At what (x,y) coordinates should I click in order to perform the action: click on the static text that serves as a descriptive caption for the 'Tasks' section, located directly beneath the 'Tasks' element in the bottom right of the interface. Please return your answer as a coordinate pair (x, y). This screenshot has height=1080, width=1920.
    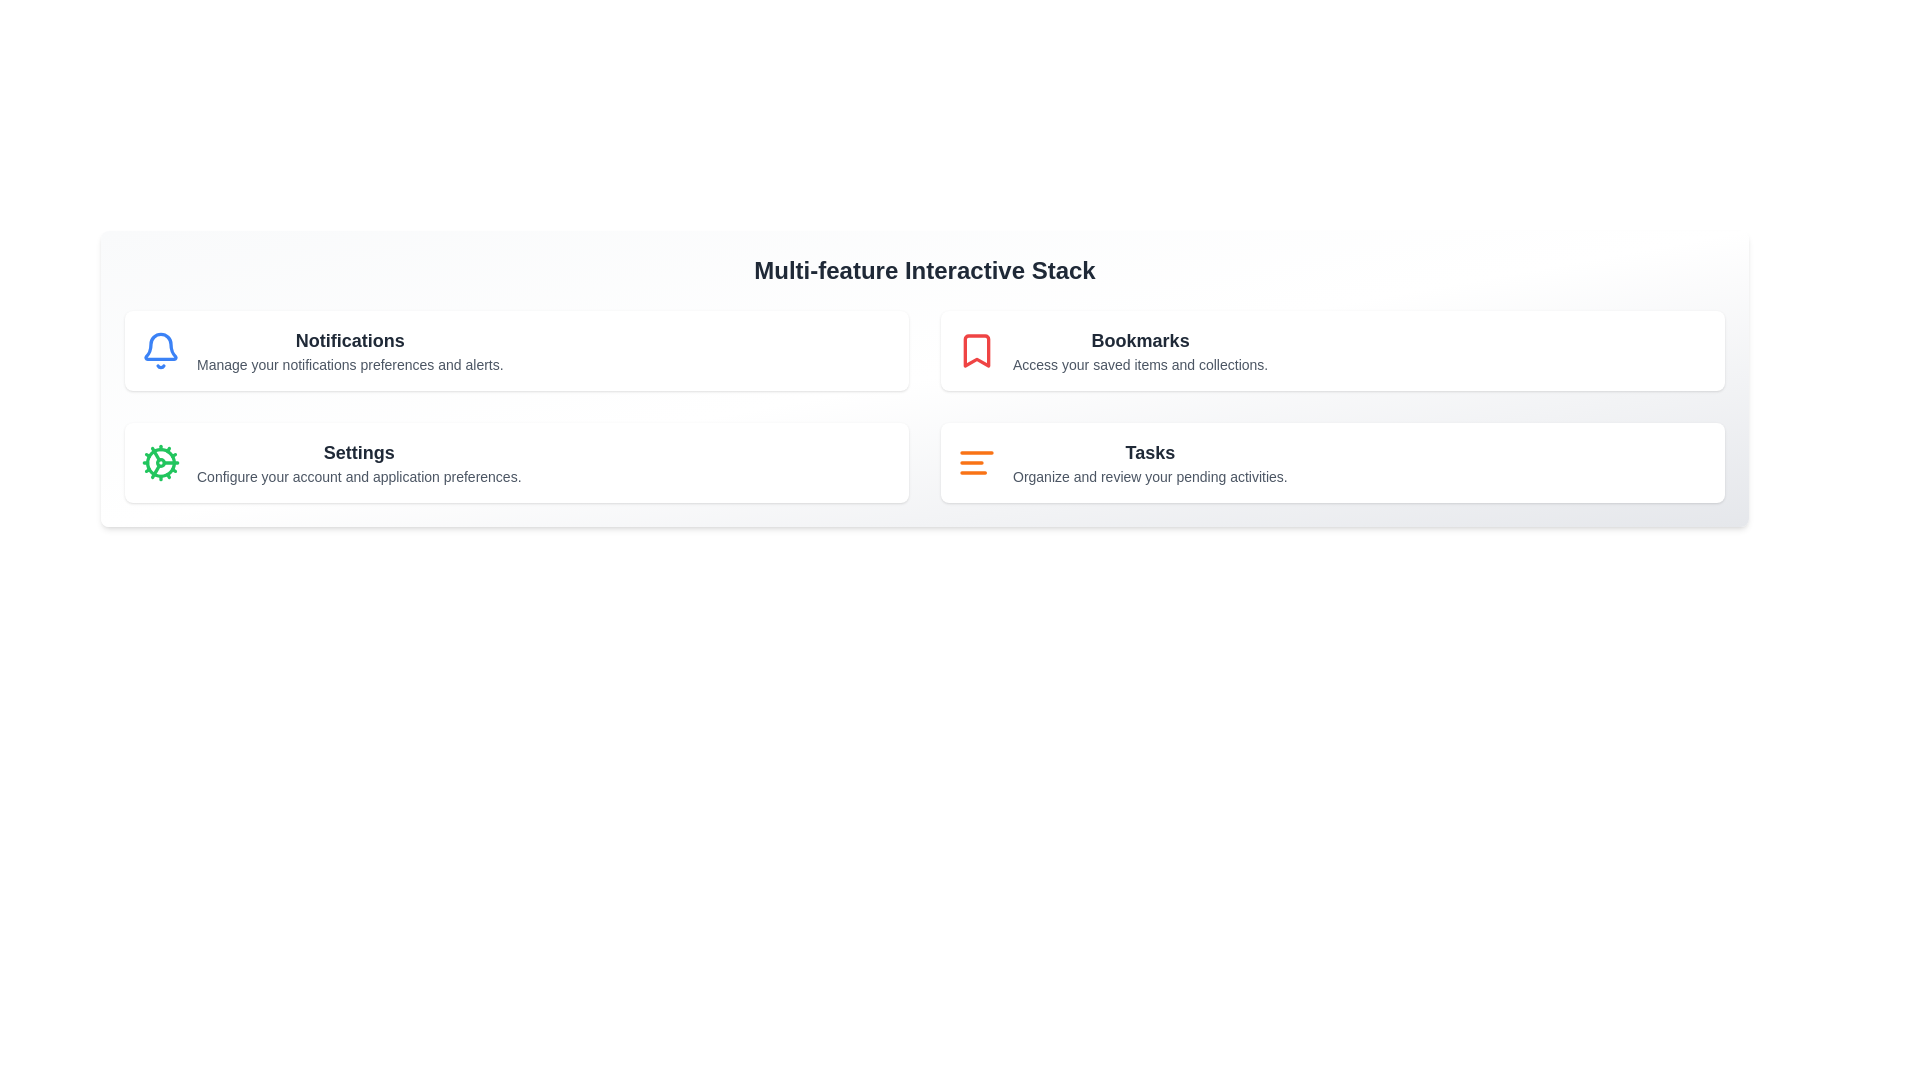
    Looking at the image, I should click on (1150, 477).